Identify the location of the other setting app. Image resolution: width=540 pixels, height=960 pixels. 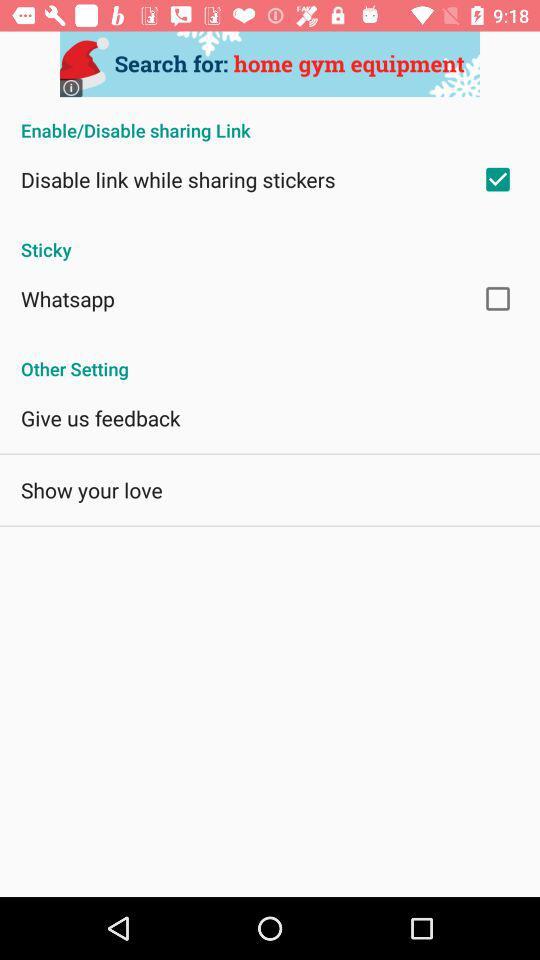
(270, 358).